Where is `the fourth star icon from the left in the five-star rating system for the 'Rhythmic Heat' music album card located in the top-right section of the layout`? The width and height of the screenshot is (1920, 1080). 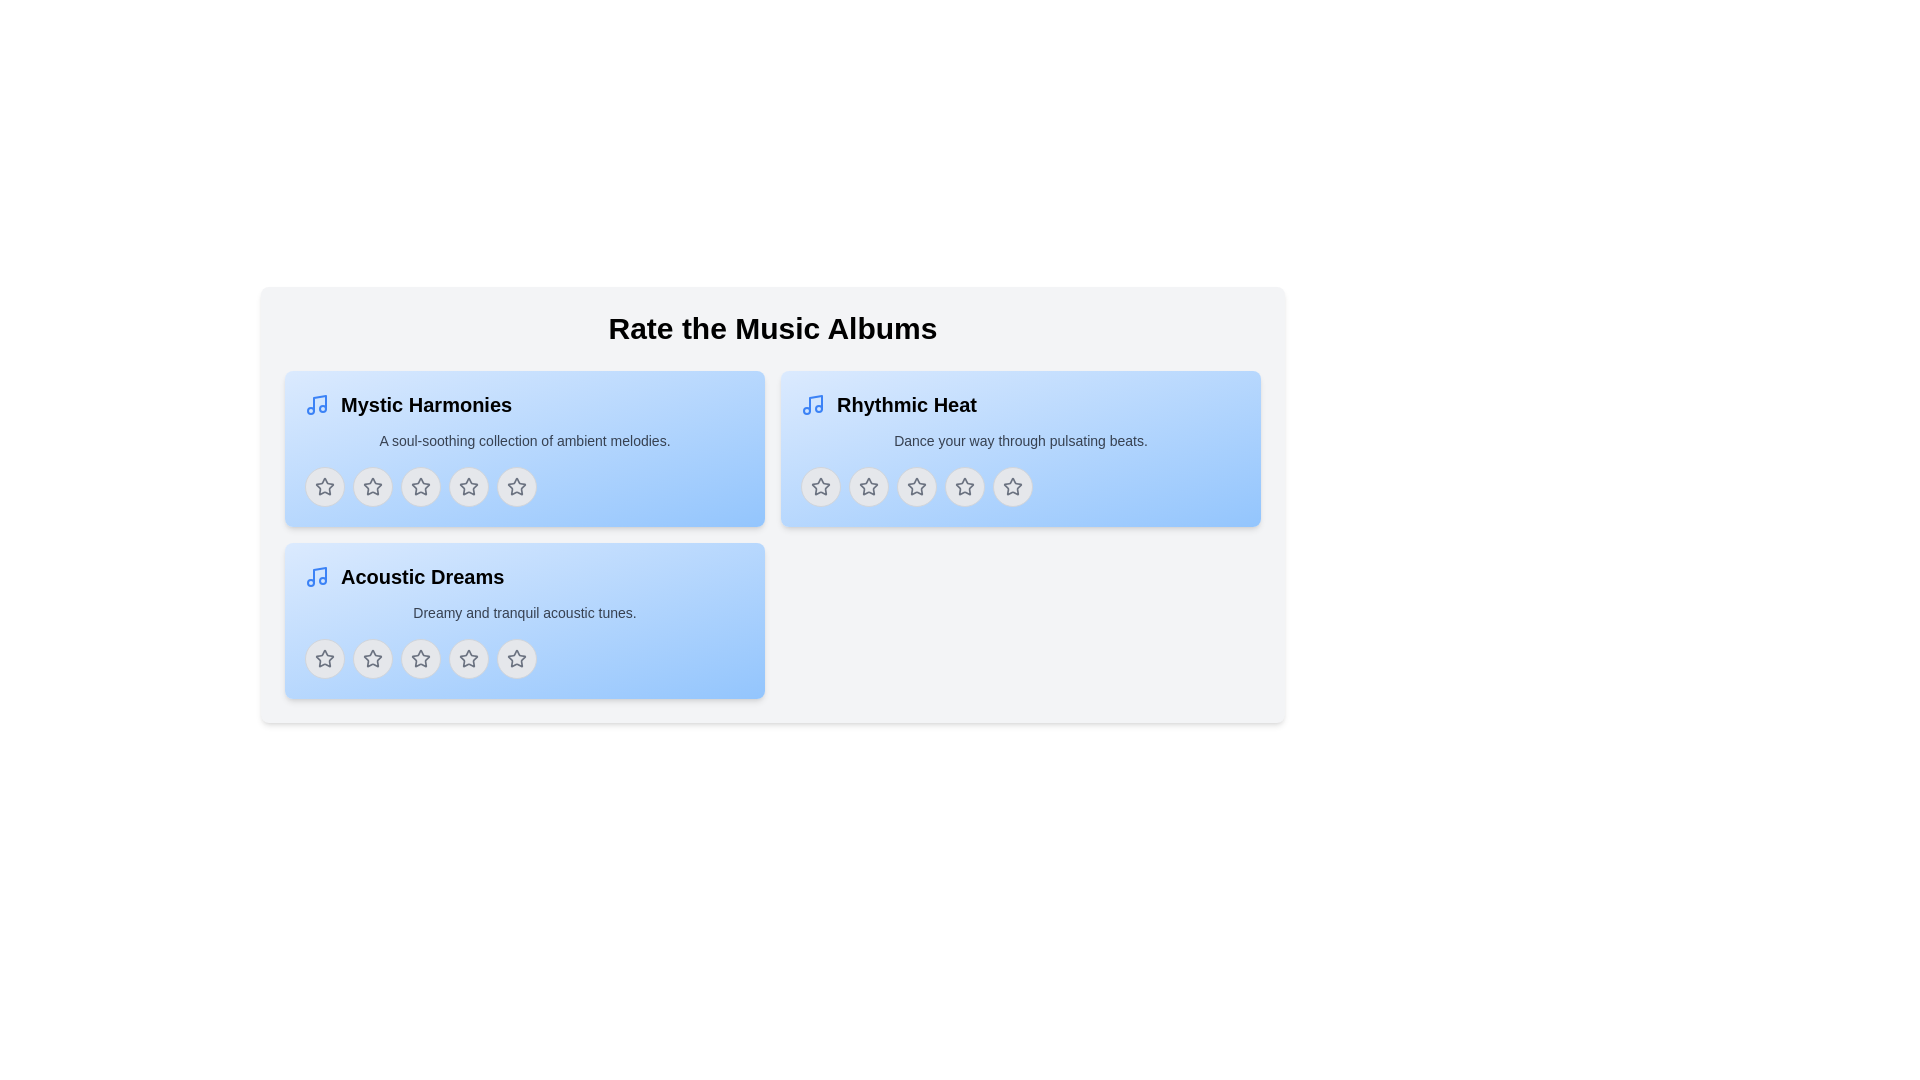
the fourth star icon from the left in the five-star rating system for the 'Rhythmic Heat' music album card located in the top-right section of the layout is located at coordinates (964, 486).